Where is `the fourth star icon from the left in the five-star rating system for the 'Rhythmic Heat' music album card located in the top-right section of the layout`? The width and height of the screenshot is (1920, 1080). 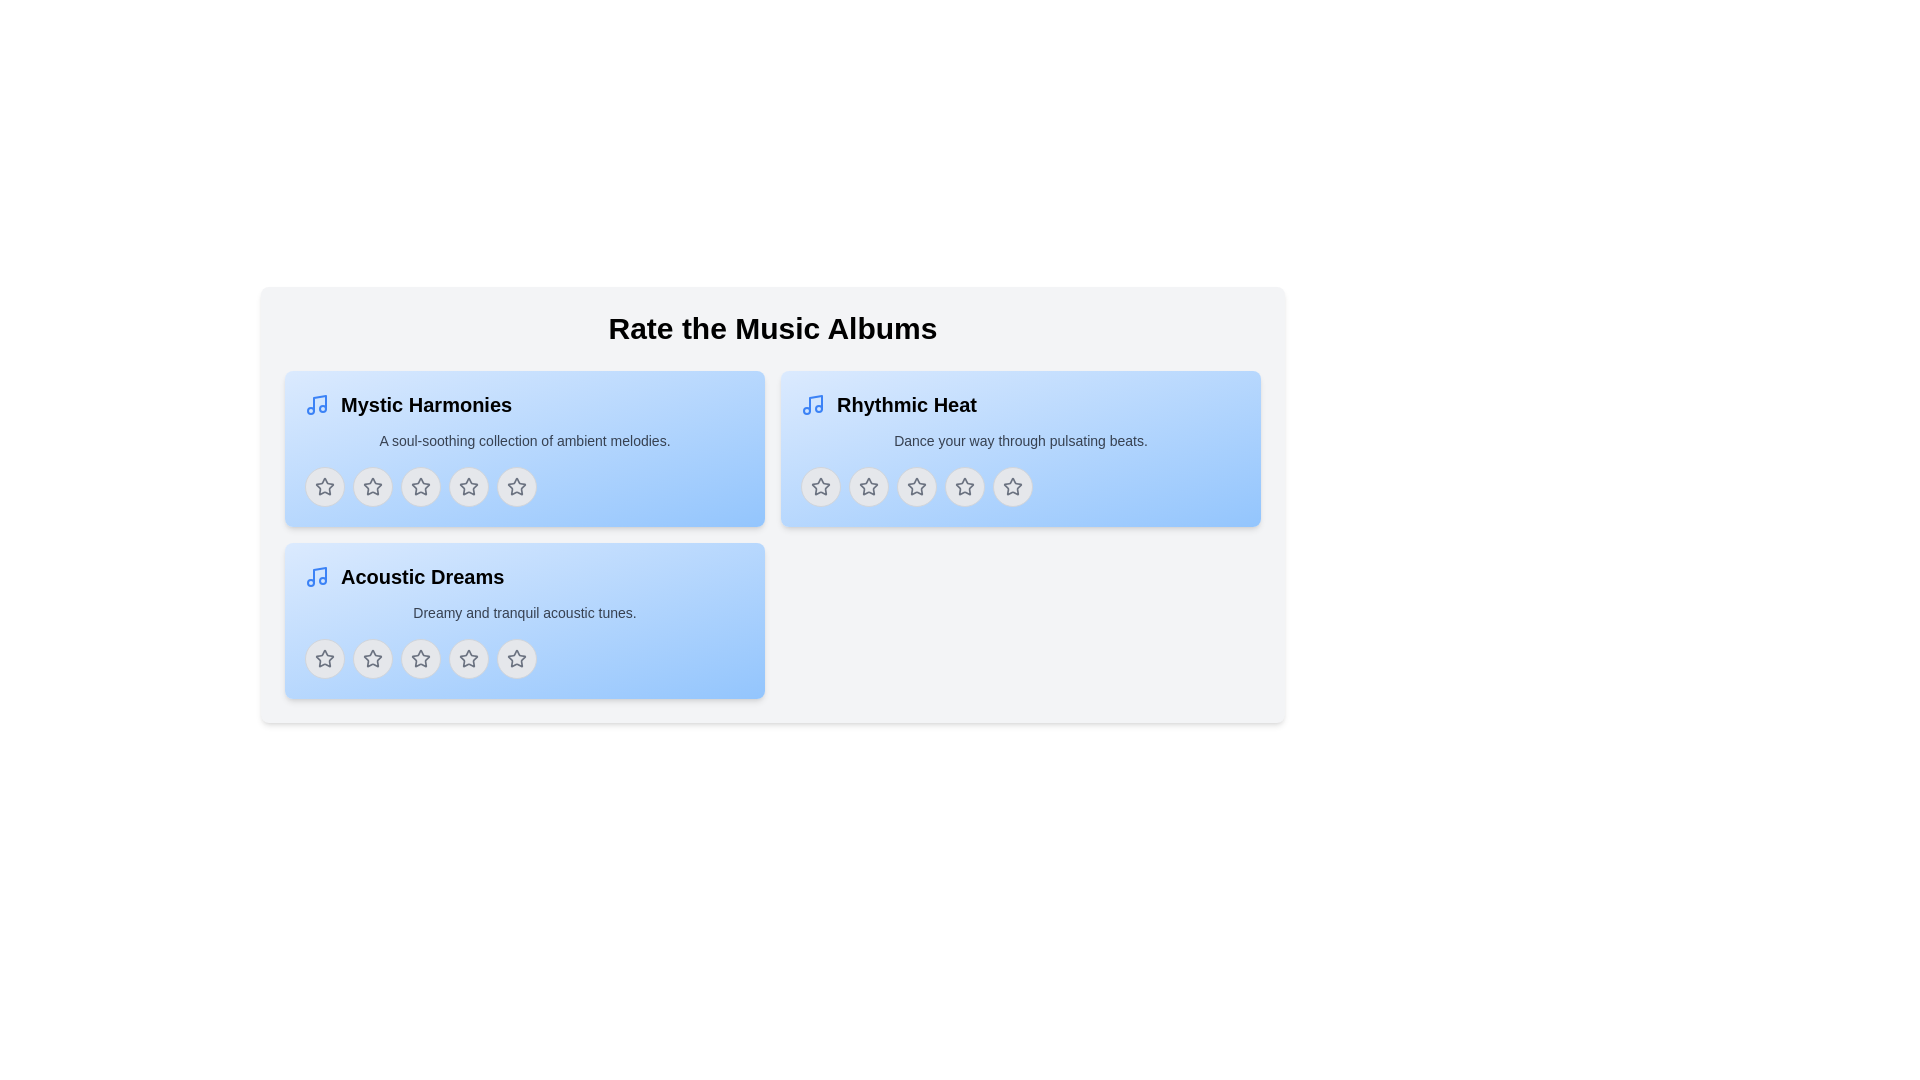
the fourth star icon from the left in the five-star rating system for the 'Rhythmic Heat' music album card located in the top-right section of the layout is located at coordinates (964, 486).